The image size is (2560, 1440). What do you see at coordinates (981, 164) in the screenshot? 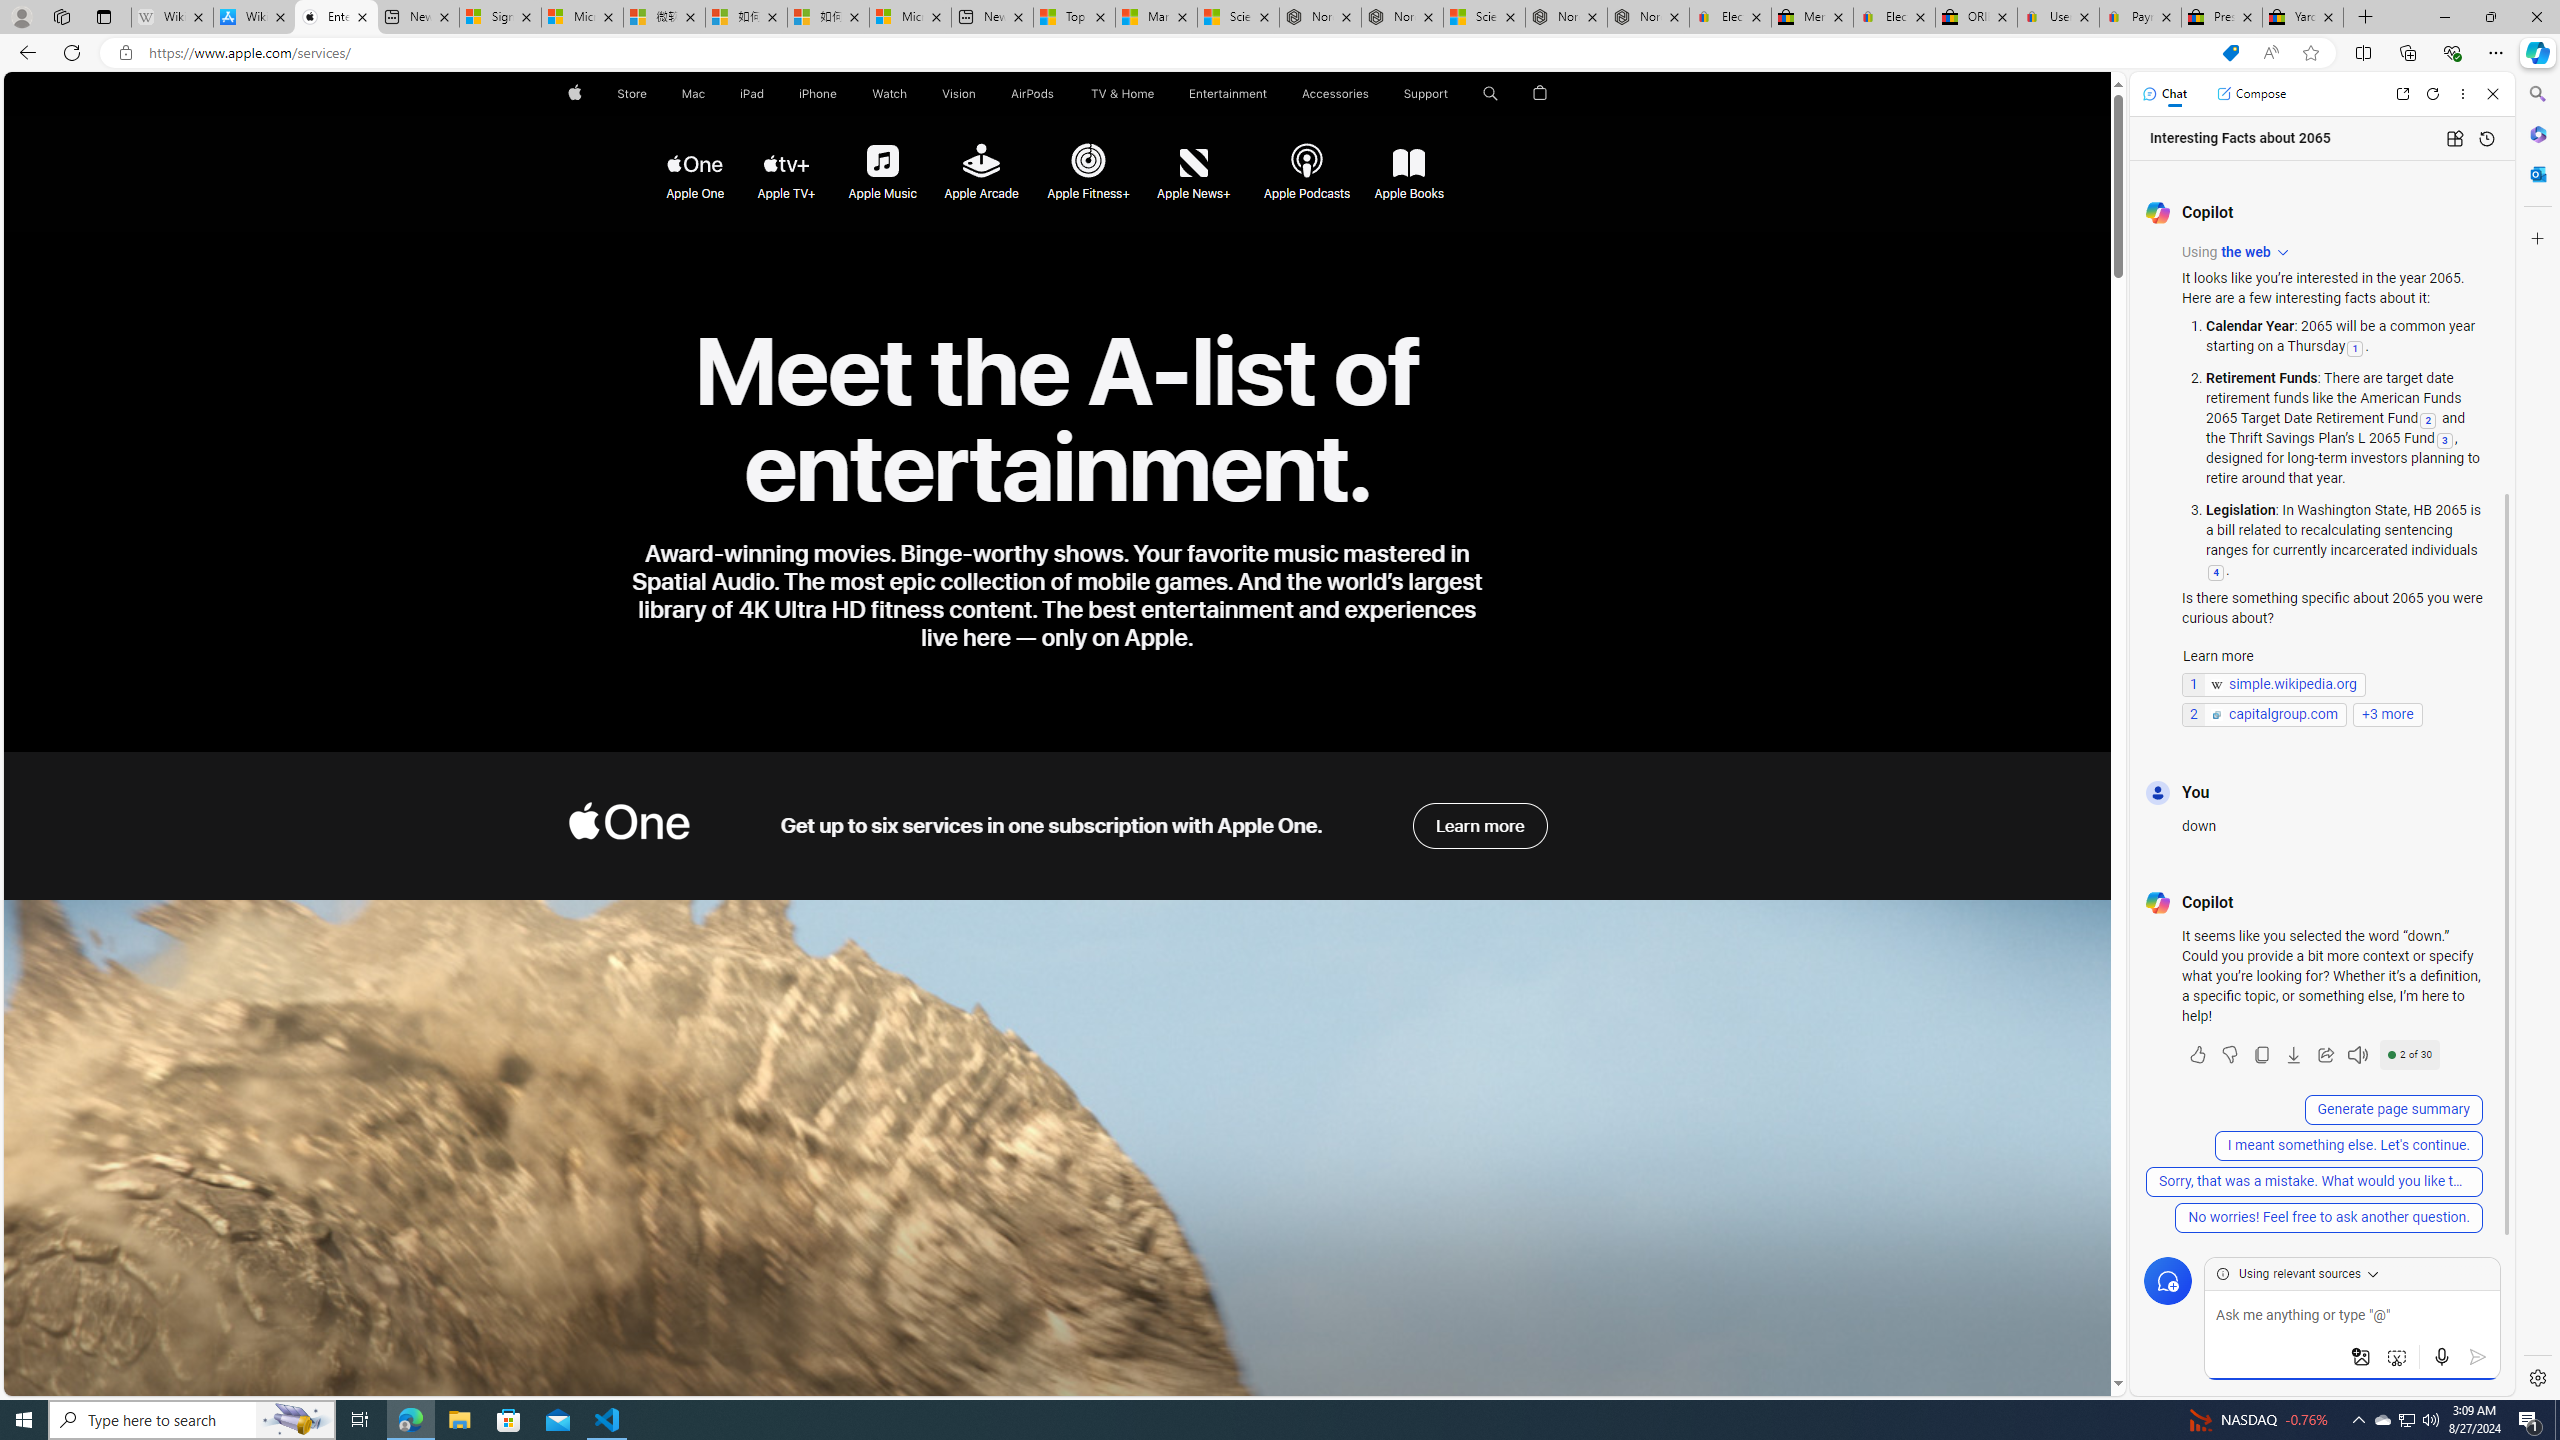
I see `'Apple Arcade'` at bounding box center [981, 164].